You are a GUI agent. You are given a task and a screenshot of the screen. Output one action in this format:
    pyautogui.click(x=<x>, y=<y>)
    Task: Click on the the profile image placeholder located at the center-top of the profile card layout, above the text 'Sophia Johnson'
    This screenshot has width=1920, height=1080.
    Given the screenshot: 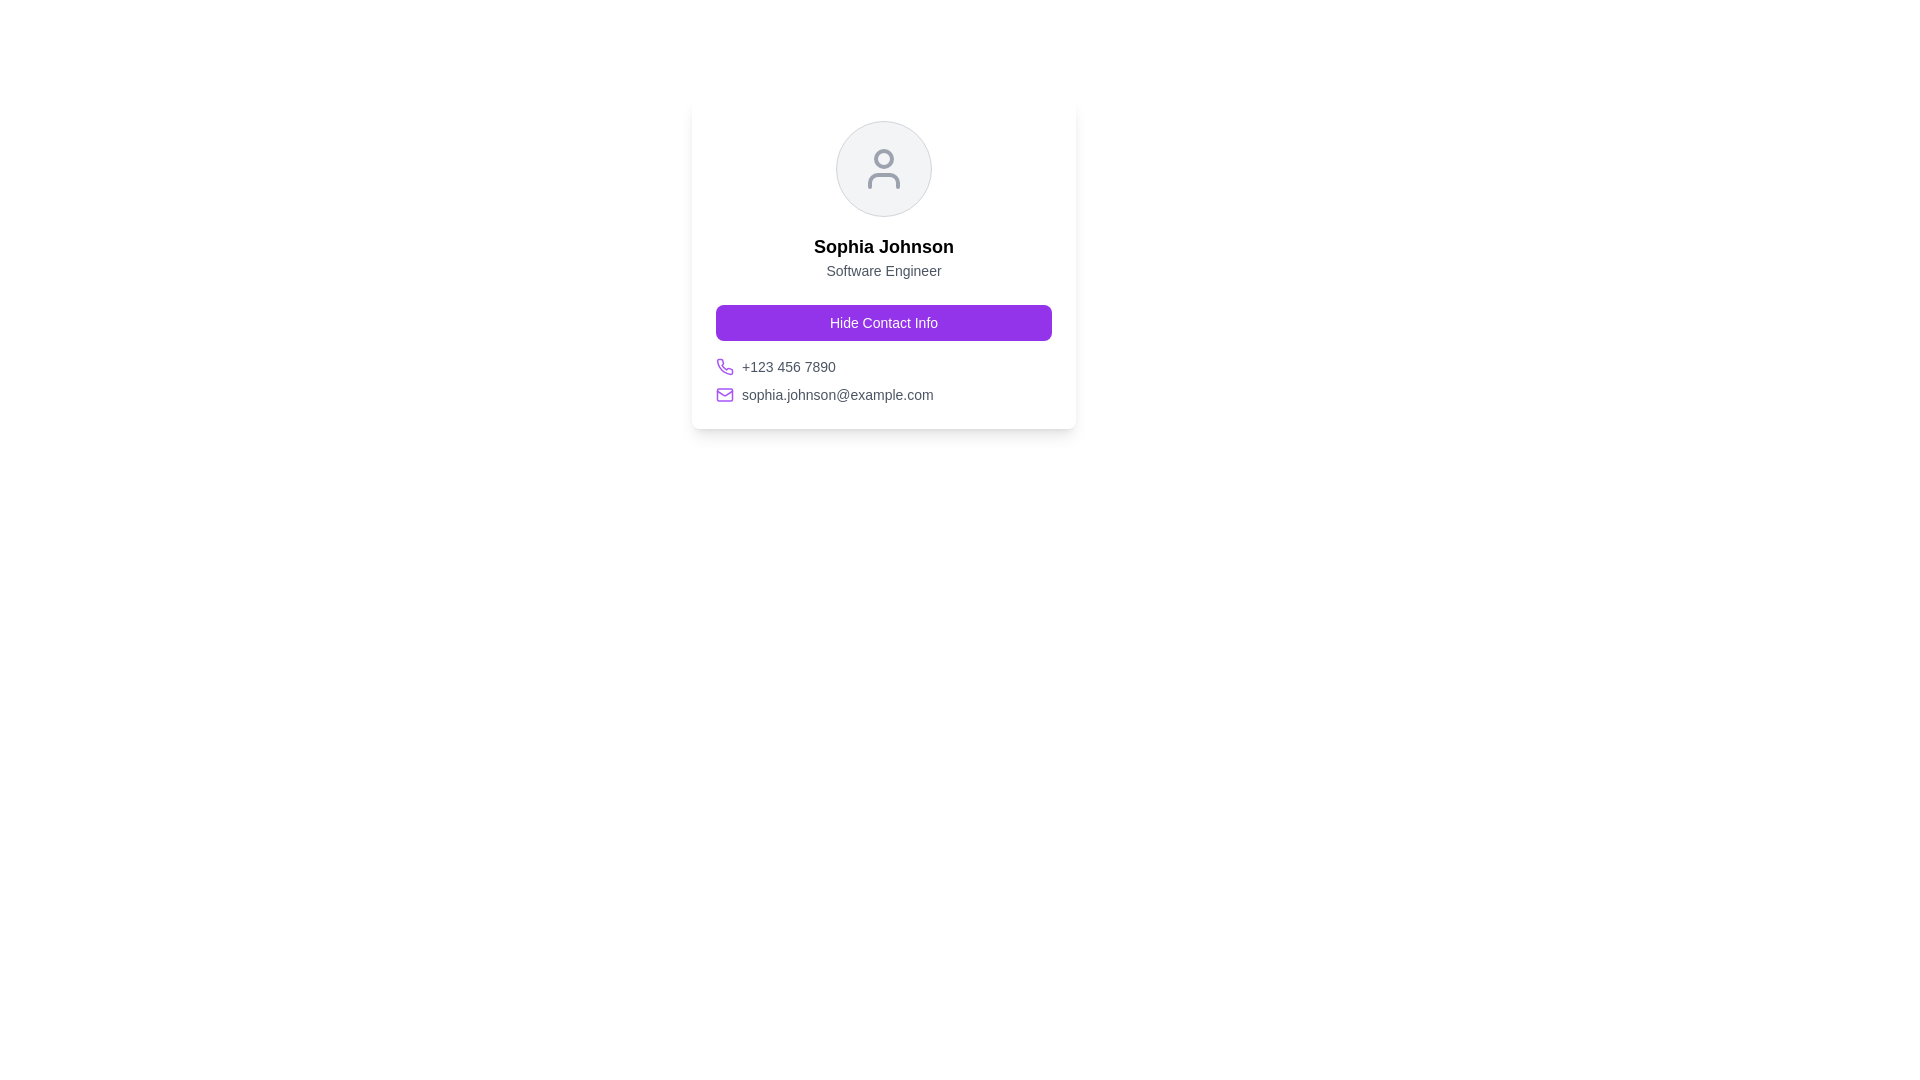 What is the action you would take?
    pyautogui.click(x=882, y=168)
    